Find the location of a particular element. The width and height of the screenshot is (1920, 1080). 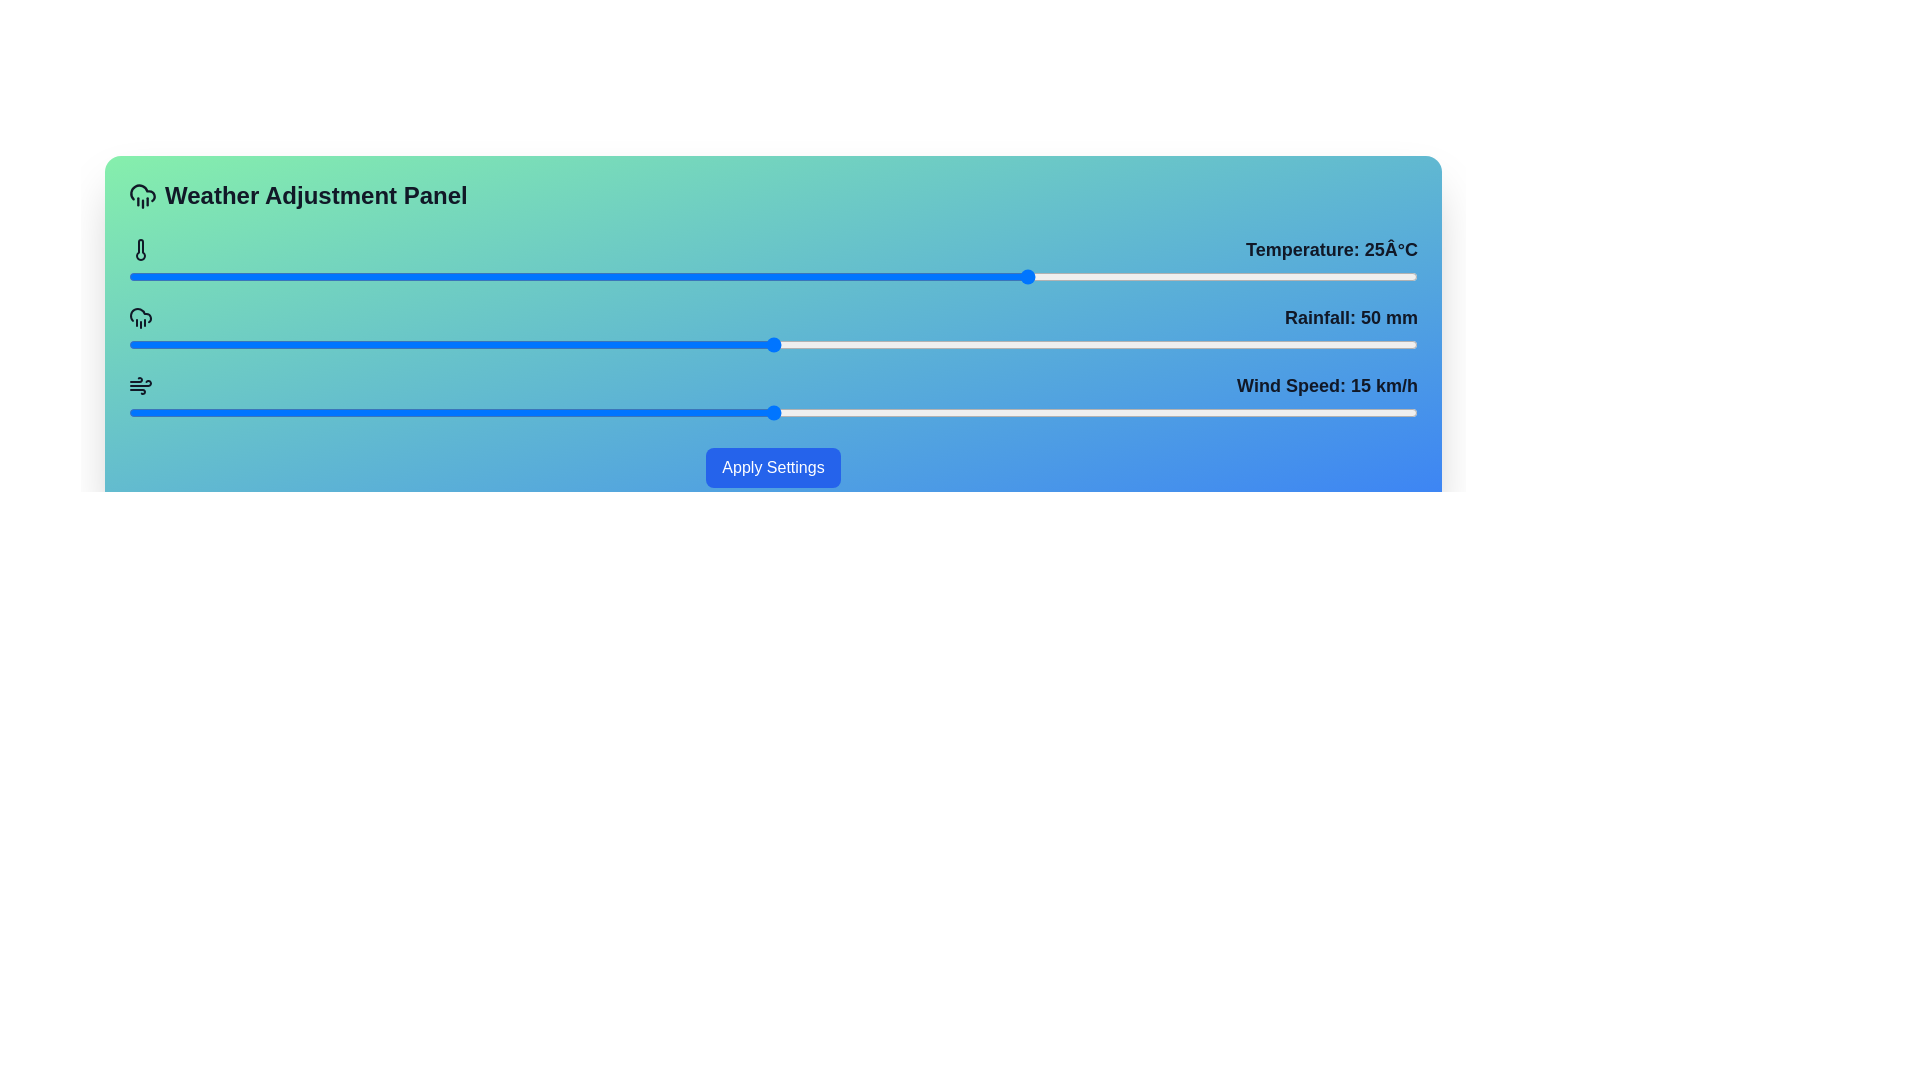

the wind speed is located at coordinates (1031, 411).